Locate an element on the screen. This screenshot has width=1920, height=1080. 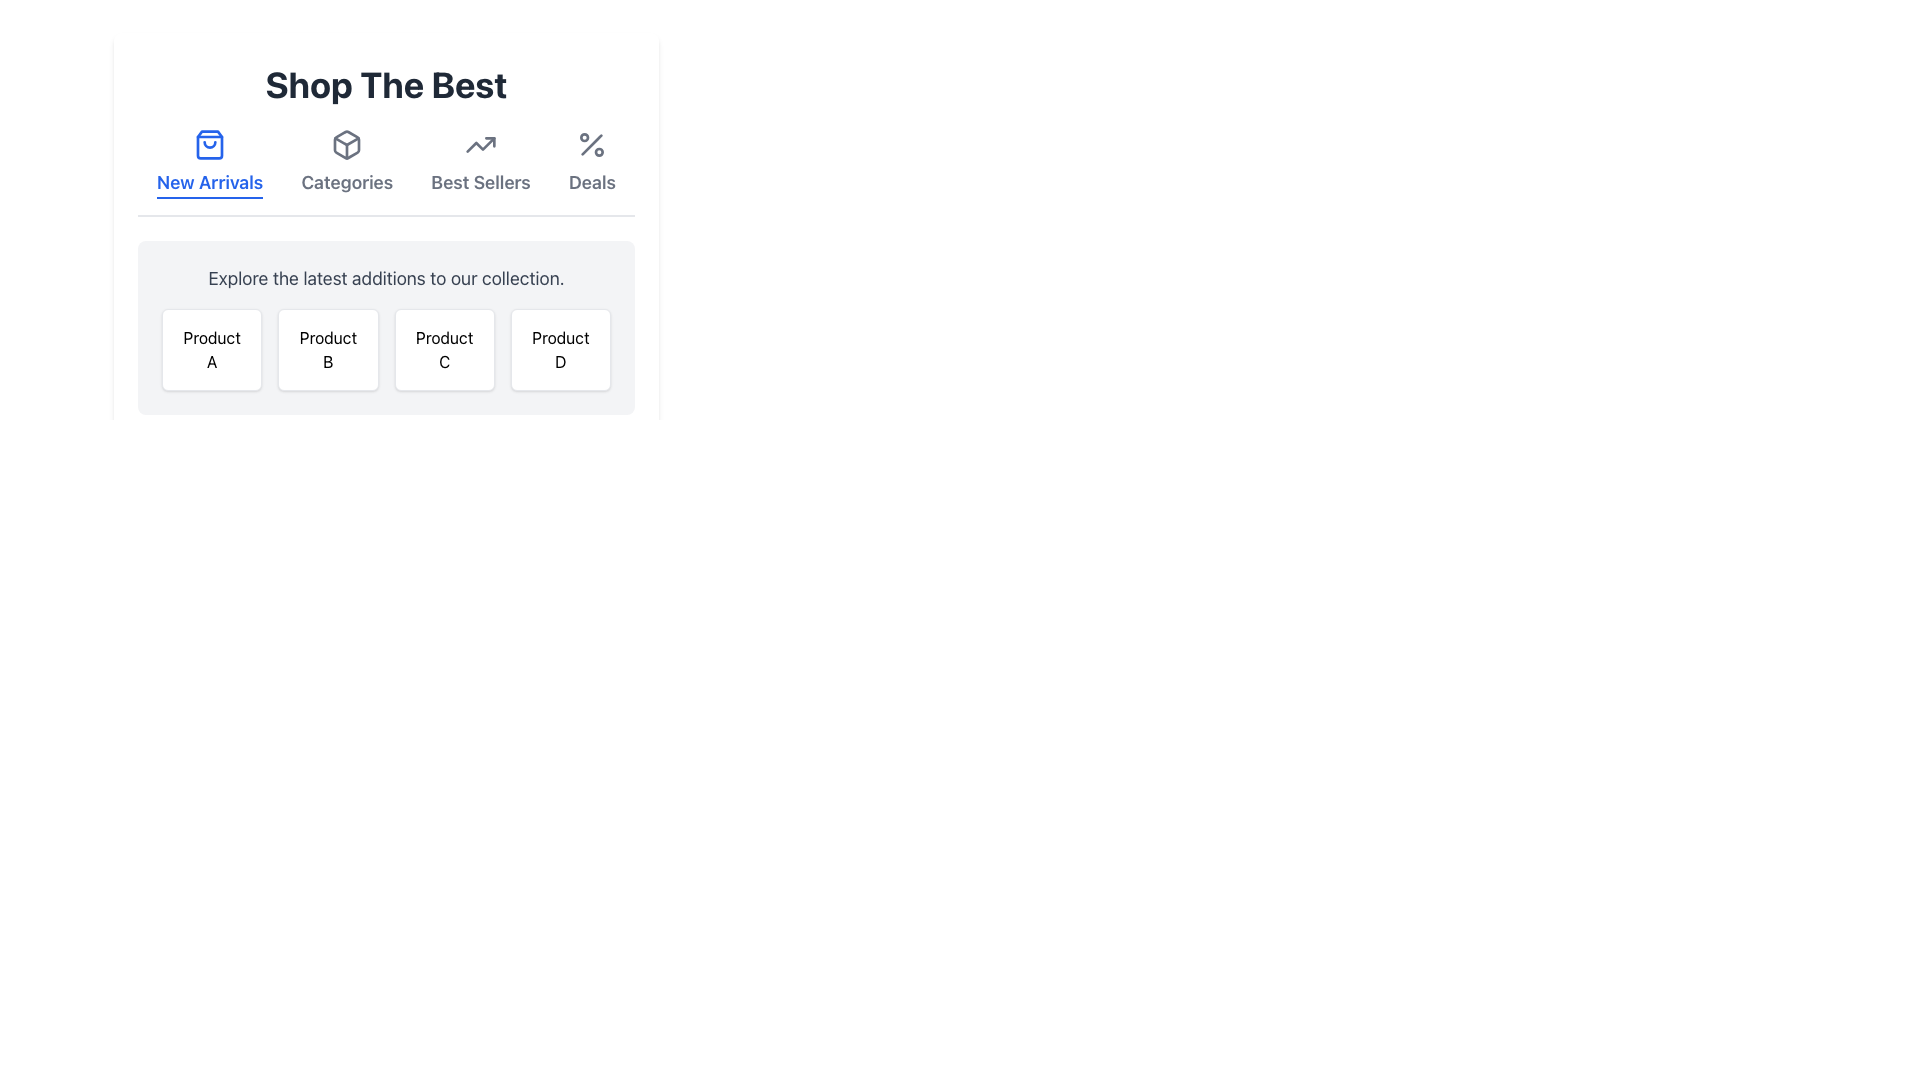
the blue outlined shopping bag icon located at the top-left section of the interface, directly above the 'New Arrivals' text label is located at coordinates (210, 144).